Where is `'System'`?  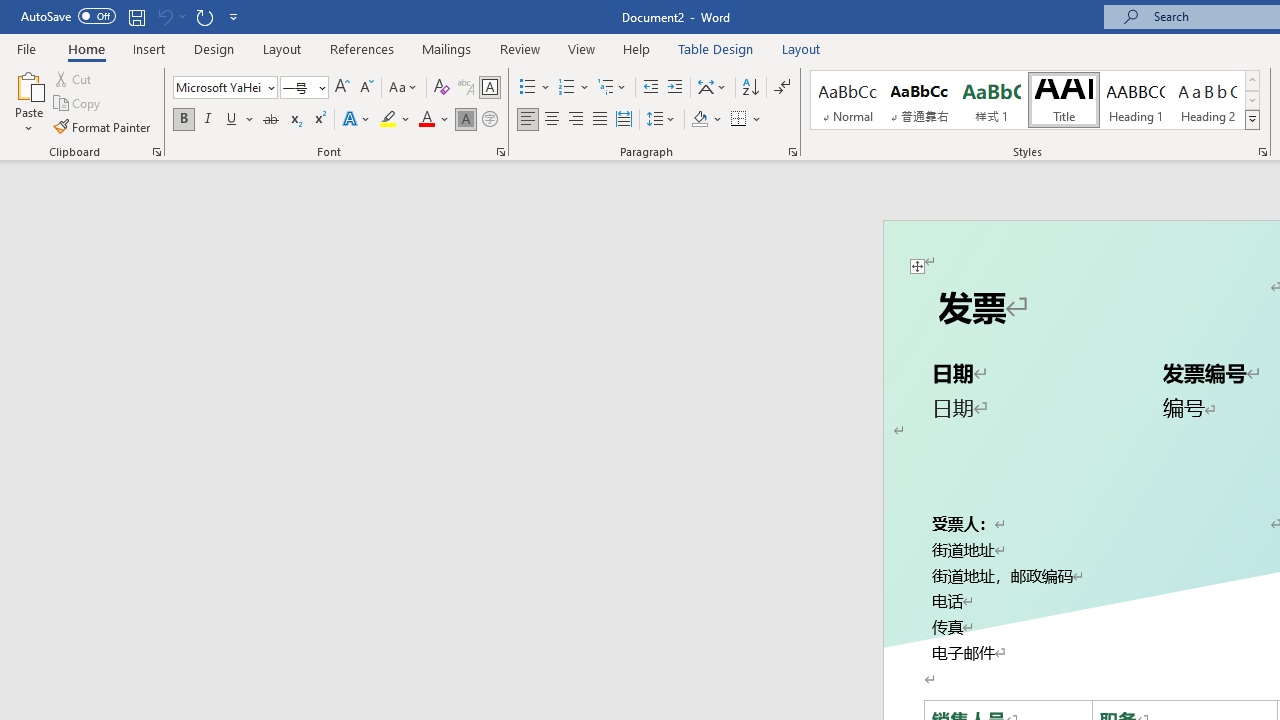
'System' is located at coordinates (10, 11).